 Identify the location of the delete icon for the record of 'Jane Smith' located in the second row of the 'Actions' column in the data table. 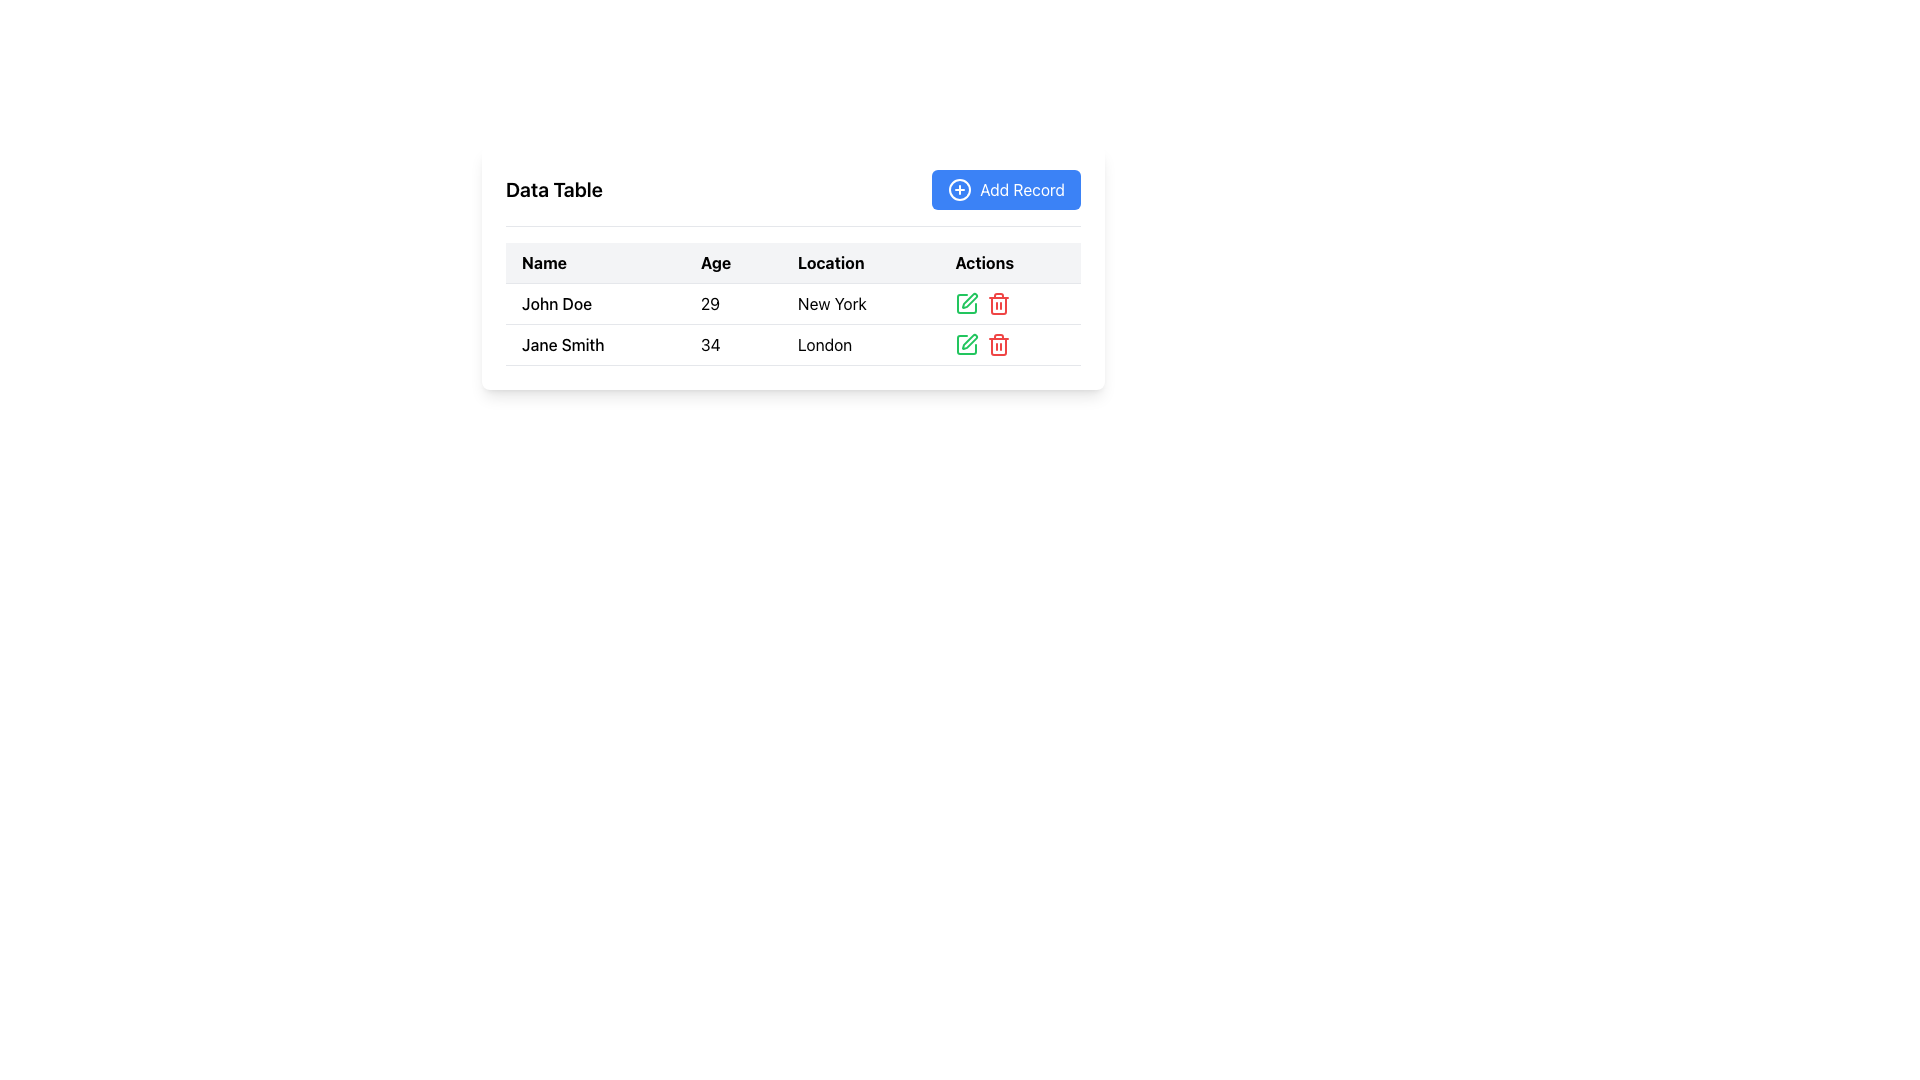
(999, 346).